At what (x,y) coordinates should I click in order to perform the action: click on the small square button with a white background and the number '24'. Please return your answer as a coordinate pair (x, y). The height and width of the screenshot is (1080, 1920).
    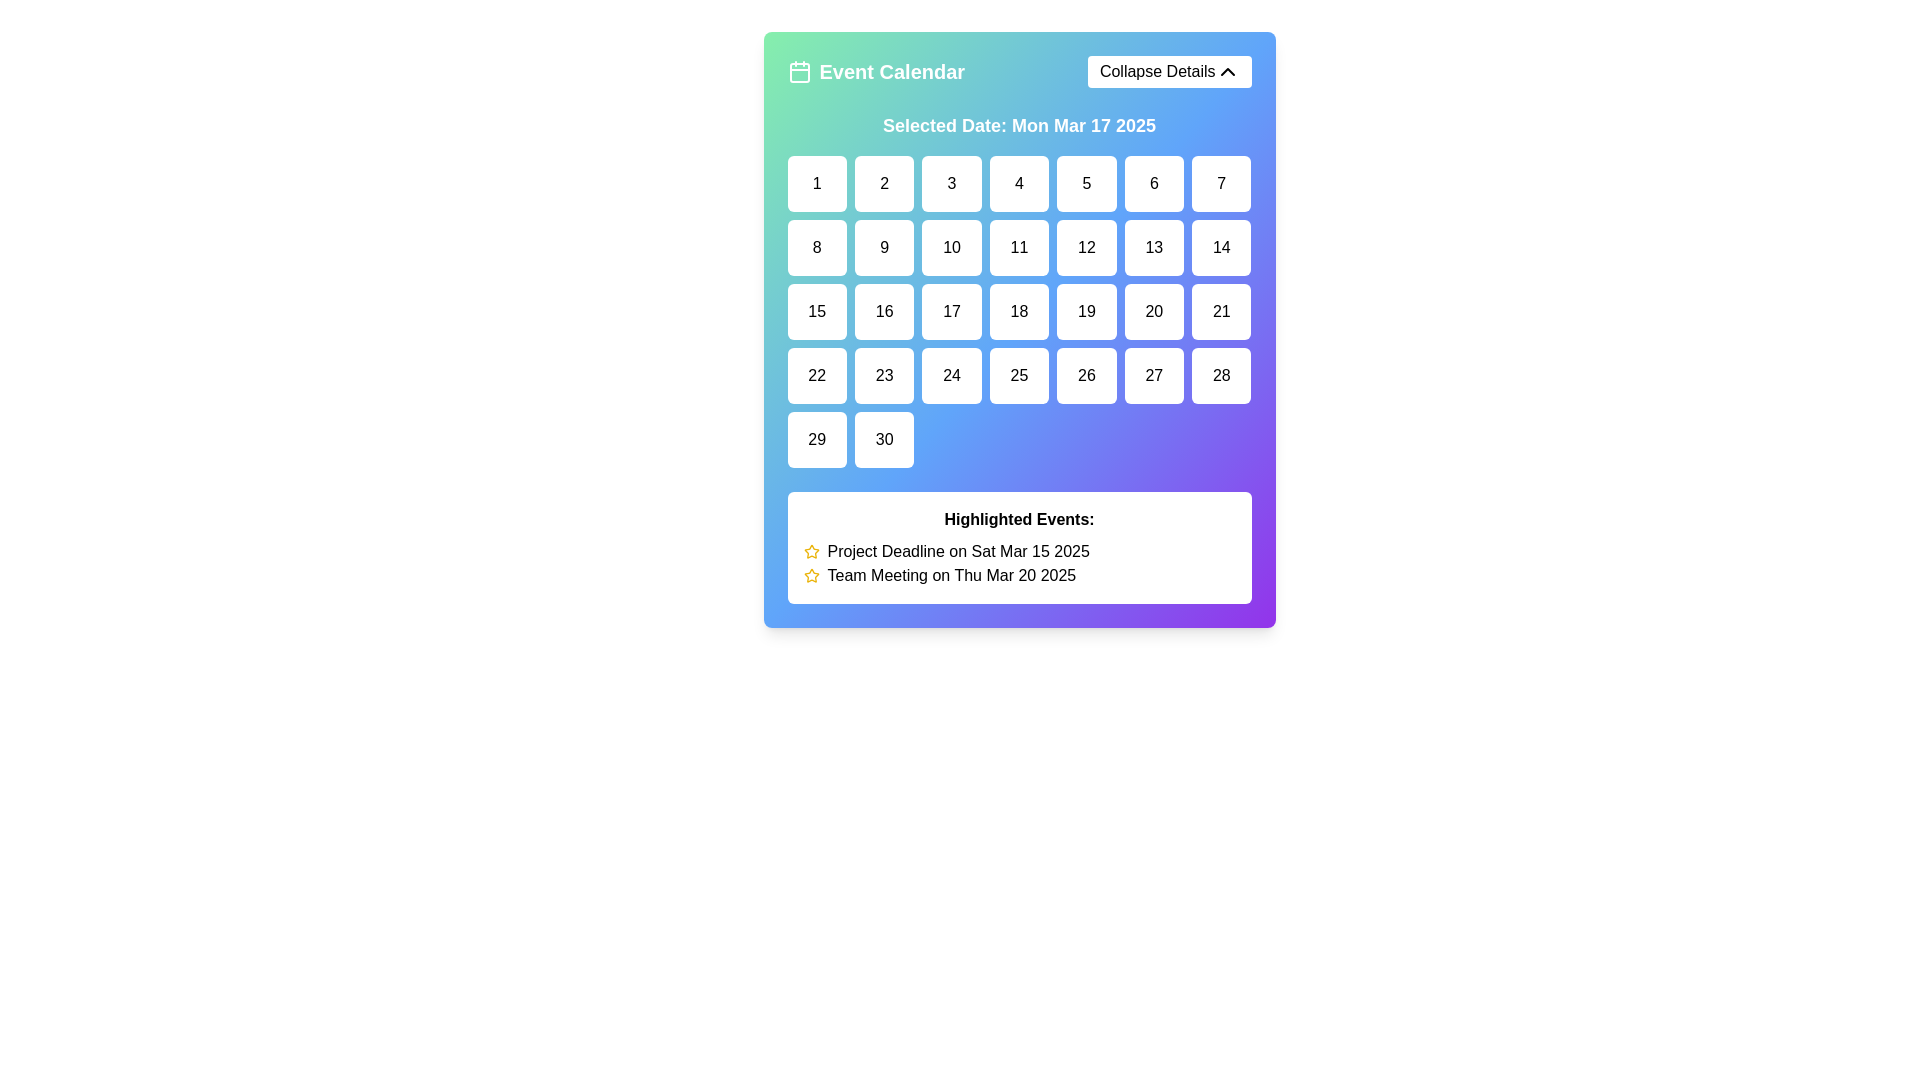
    Looking at the image, I should click on (951, 375).